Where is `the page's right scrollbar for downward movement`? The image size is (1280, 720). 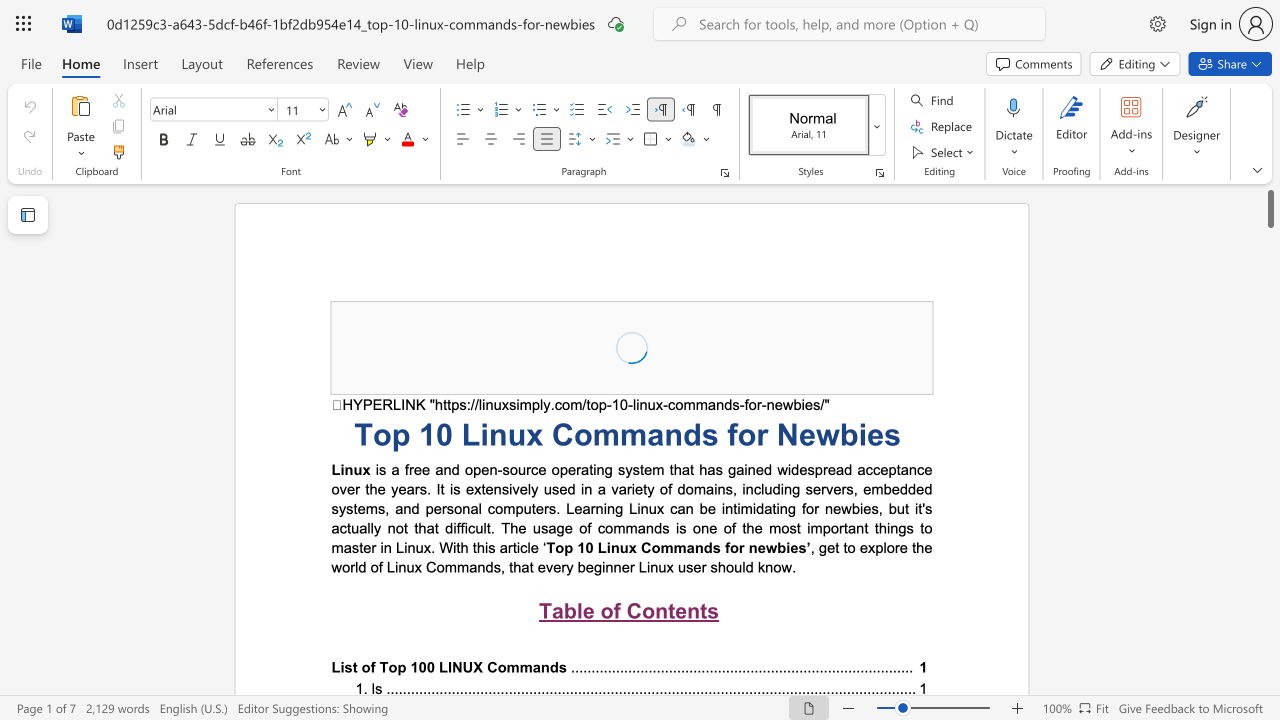 the page's right scrollbar for downward movement is located at coordinates (1269, 290).